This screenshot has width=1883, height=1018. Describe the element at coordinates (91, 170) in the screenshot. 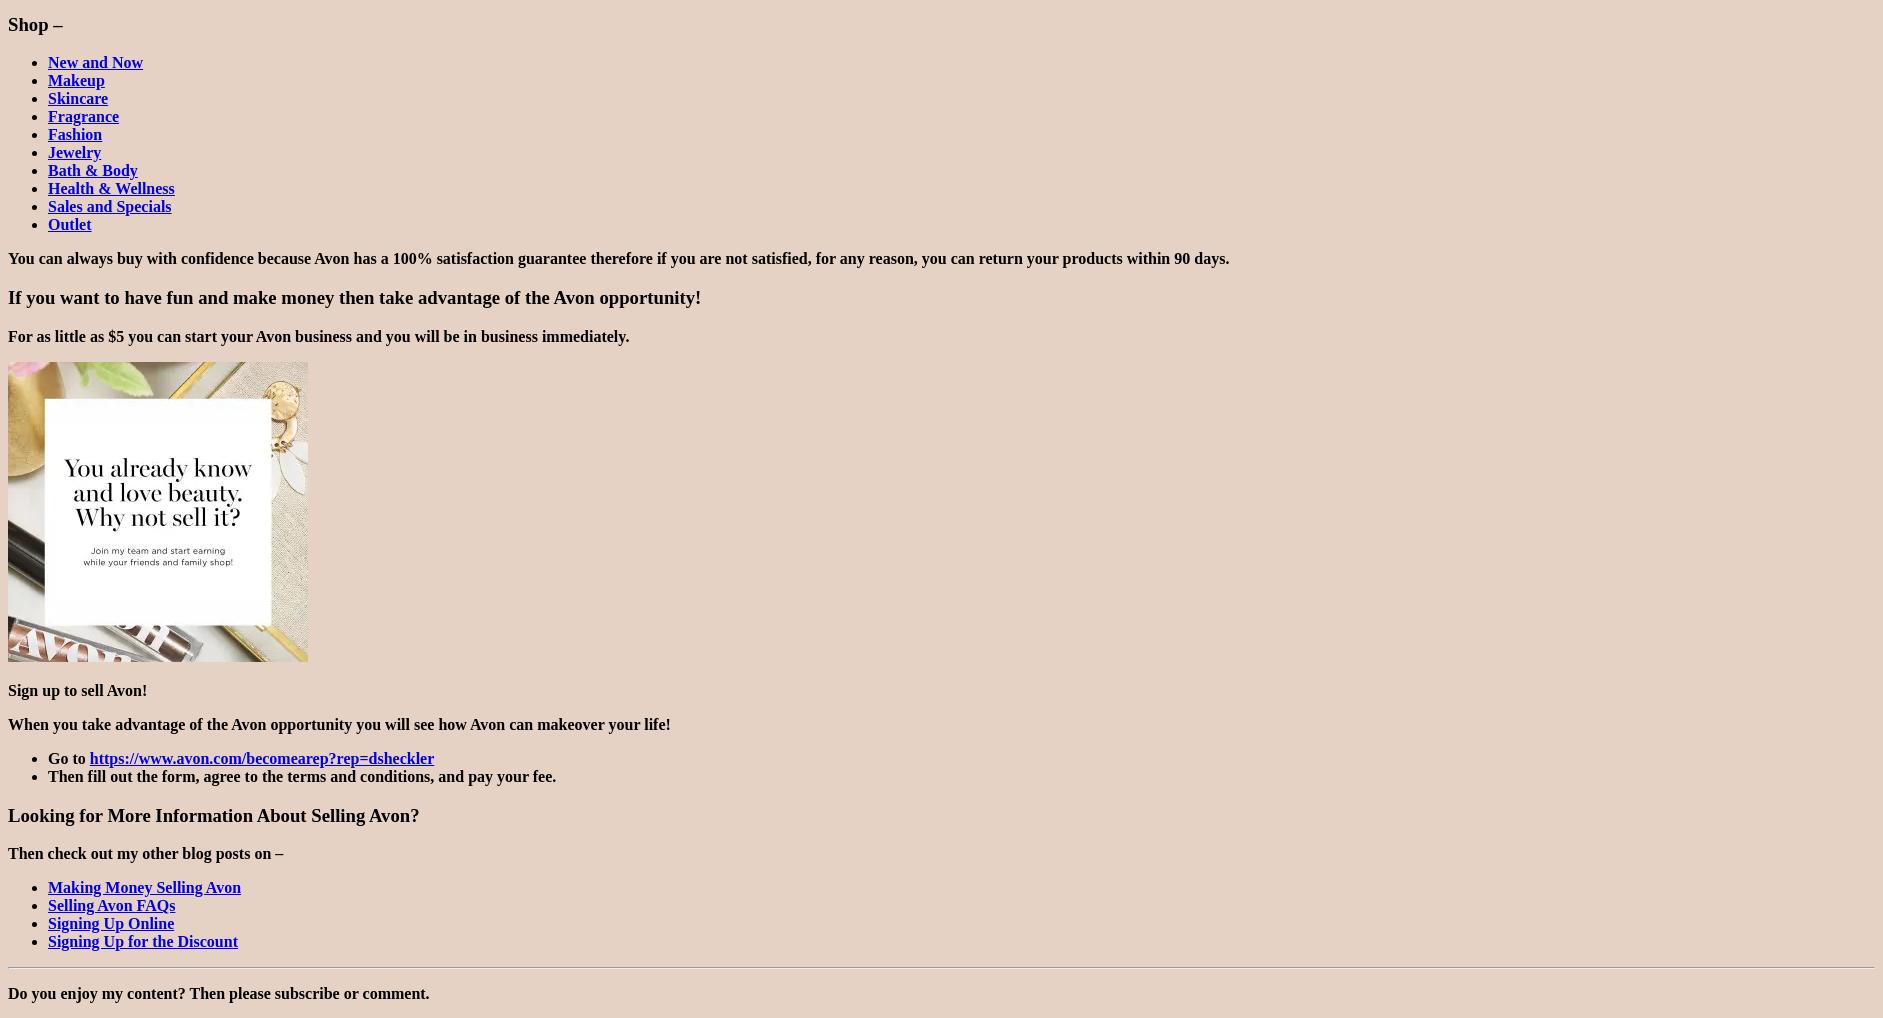

I see `'Bath & Body'` at that location.